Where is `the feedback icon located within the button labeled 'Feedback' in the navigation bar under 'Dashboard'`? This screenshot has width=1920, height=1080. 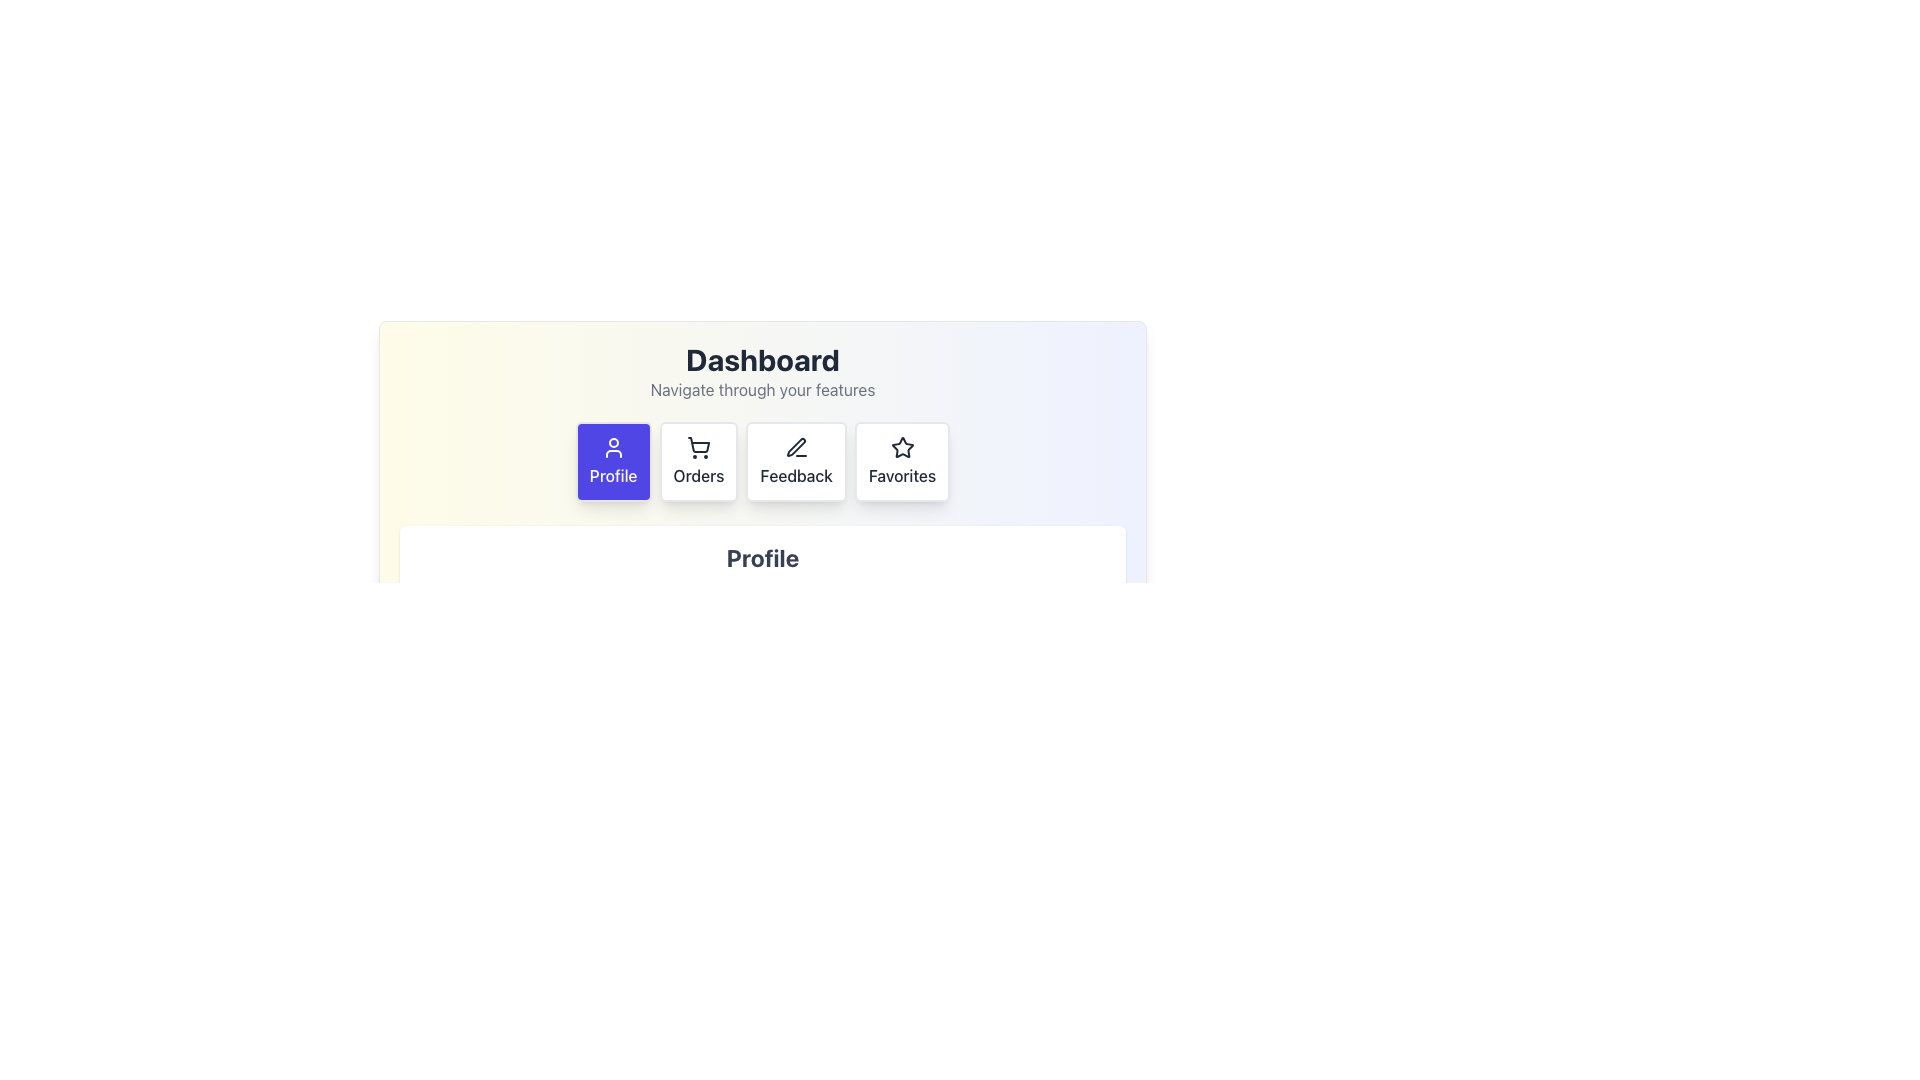
the feedback icon located within the button labeled 'Feedback' in the navigation bar under 'Dashboard' is located at coordinates (795, 446).